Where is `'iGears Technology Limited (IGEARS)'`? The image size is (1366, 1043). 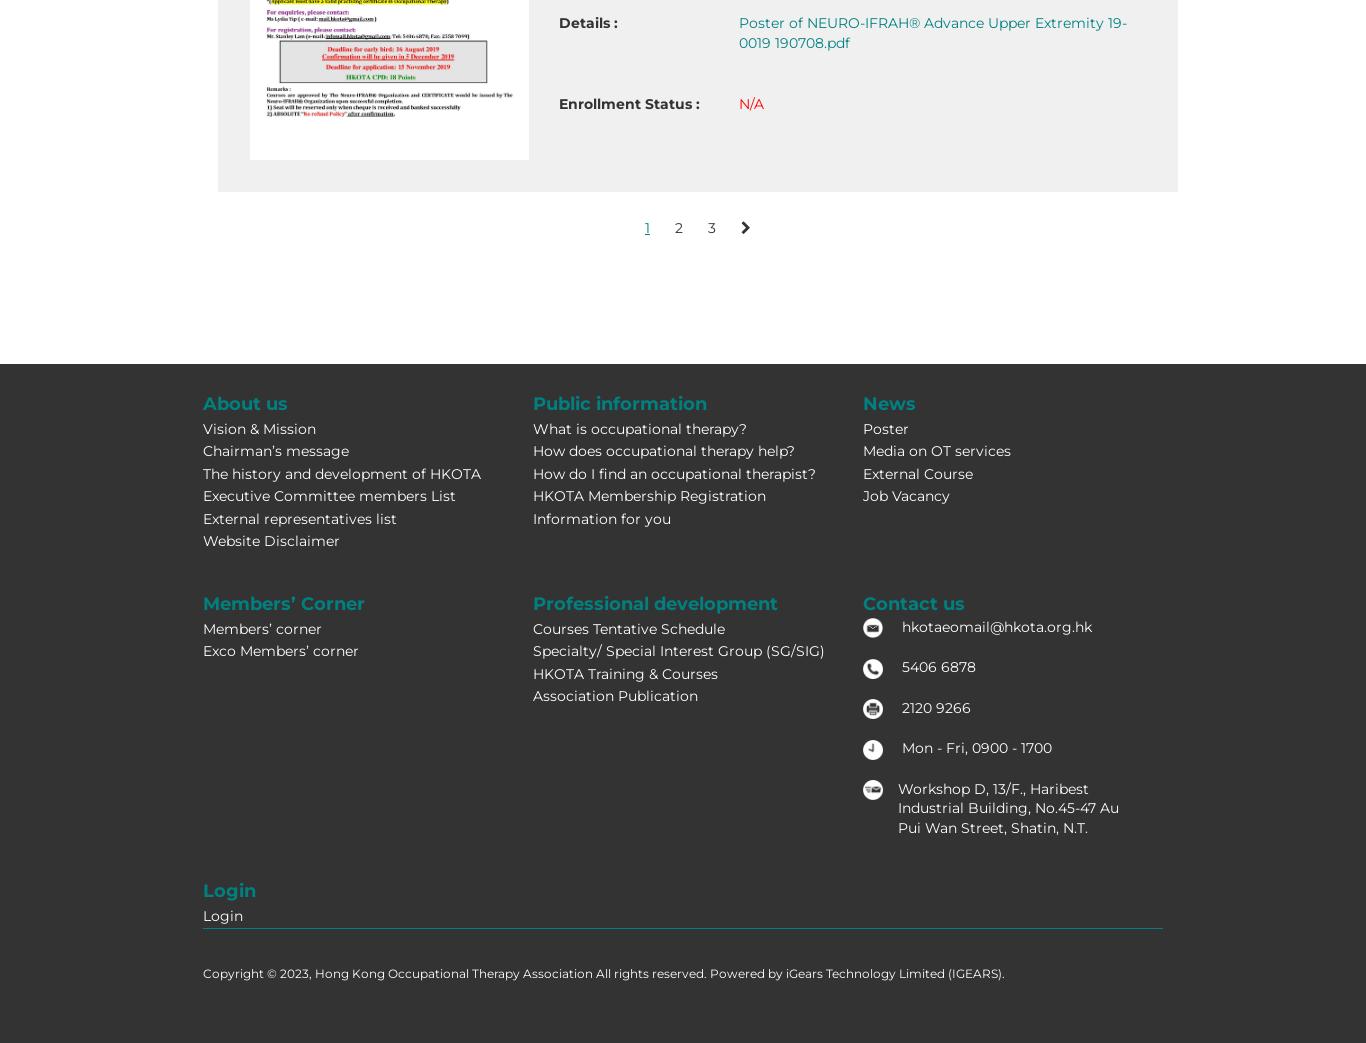
'iGears Technology Limited (IGEARS)' is located at coordinates (893, 972).